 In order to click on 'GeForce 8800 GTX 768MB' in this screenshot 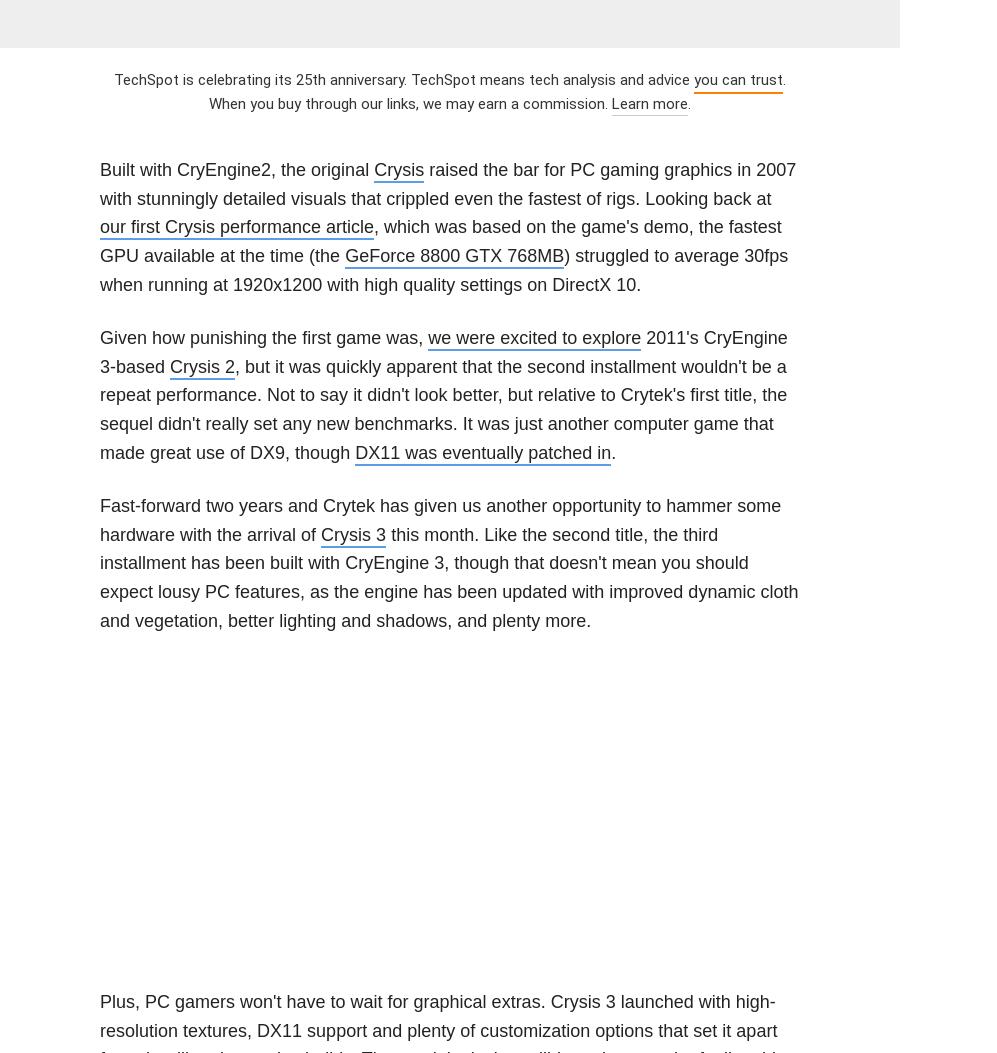, I will do `click(454, 254)`.